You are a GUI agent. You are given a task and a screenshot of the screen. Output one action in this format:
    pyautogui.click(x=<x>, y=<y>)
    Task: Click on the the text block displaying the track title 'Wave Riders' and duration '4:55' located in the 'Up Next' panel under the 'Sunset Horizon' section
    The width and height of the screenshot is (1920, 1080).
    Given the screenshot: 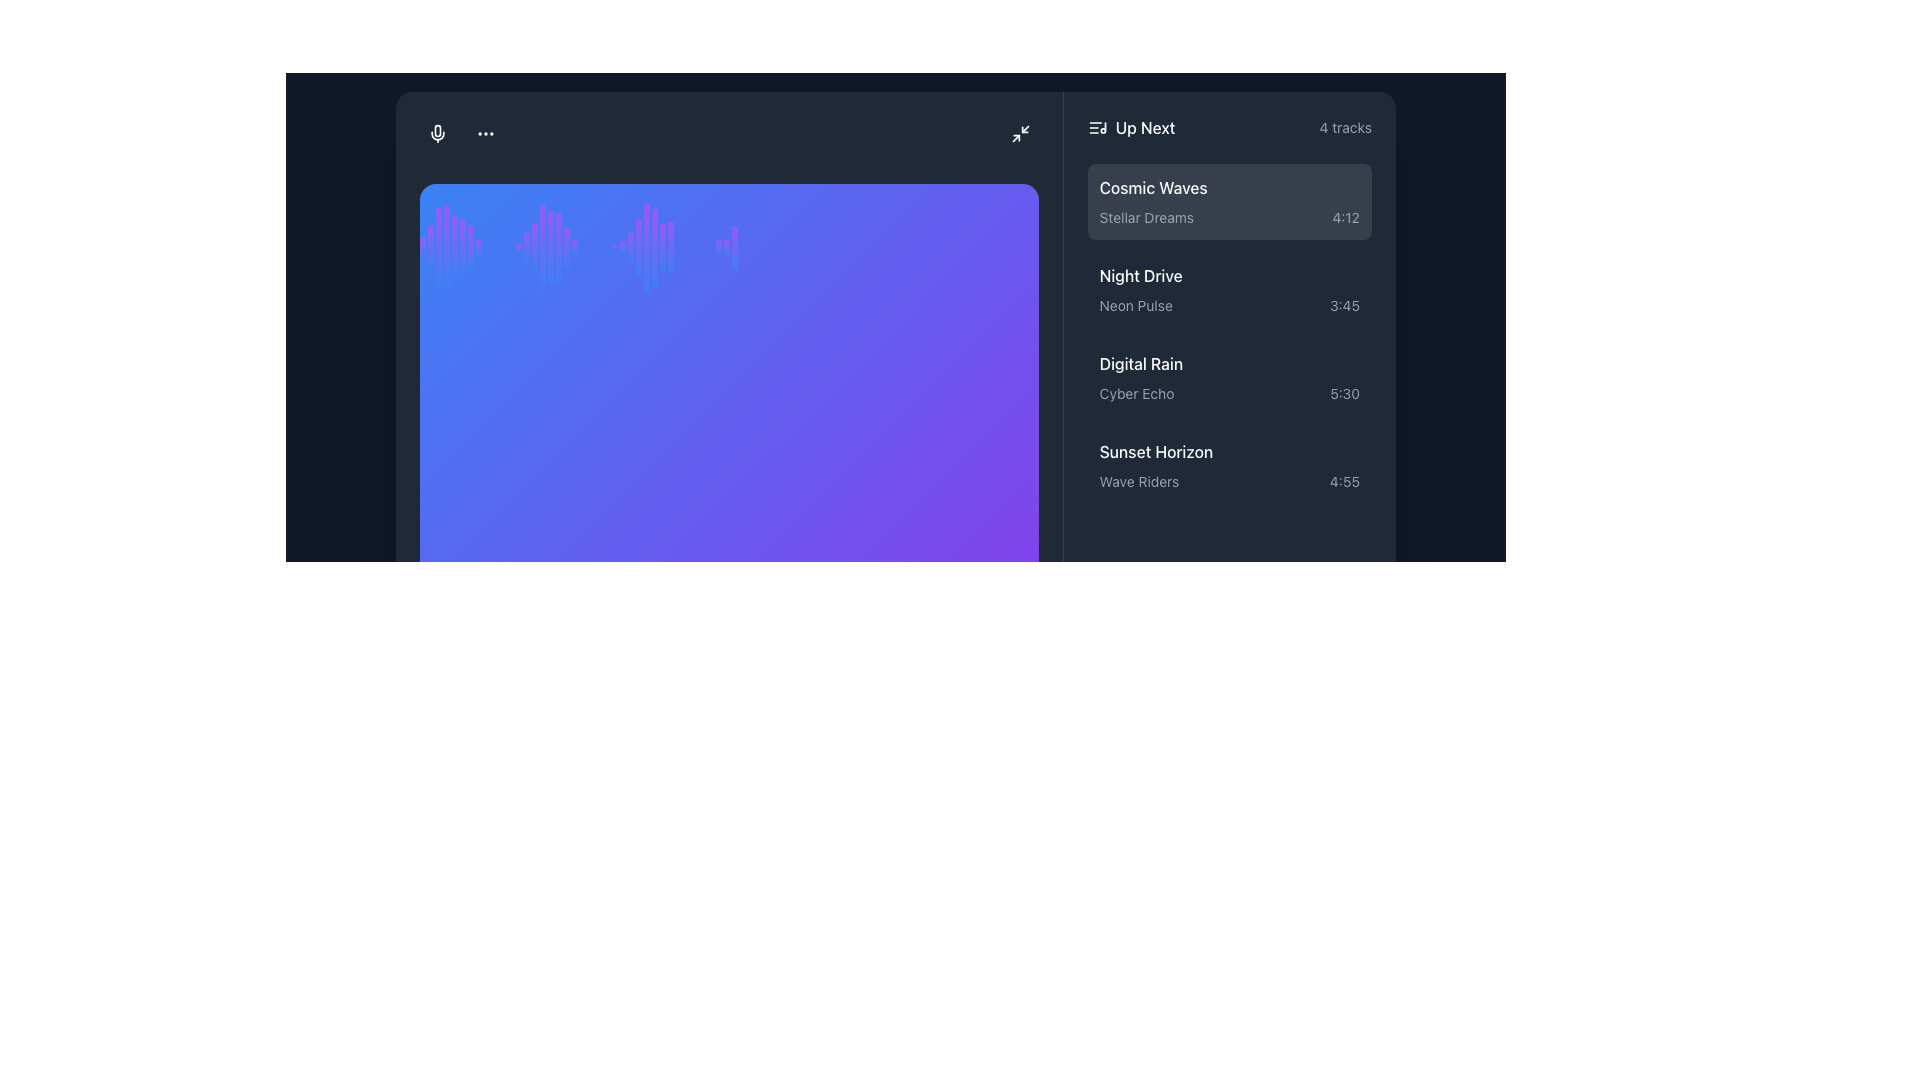 What is the action you would take?
    pyautogui.click(x=1228, y=481)
    